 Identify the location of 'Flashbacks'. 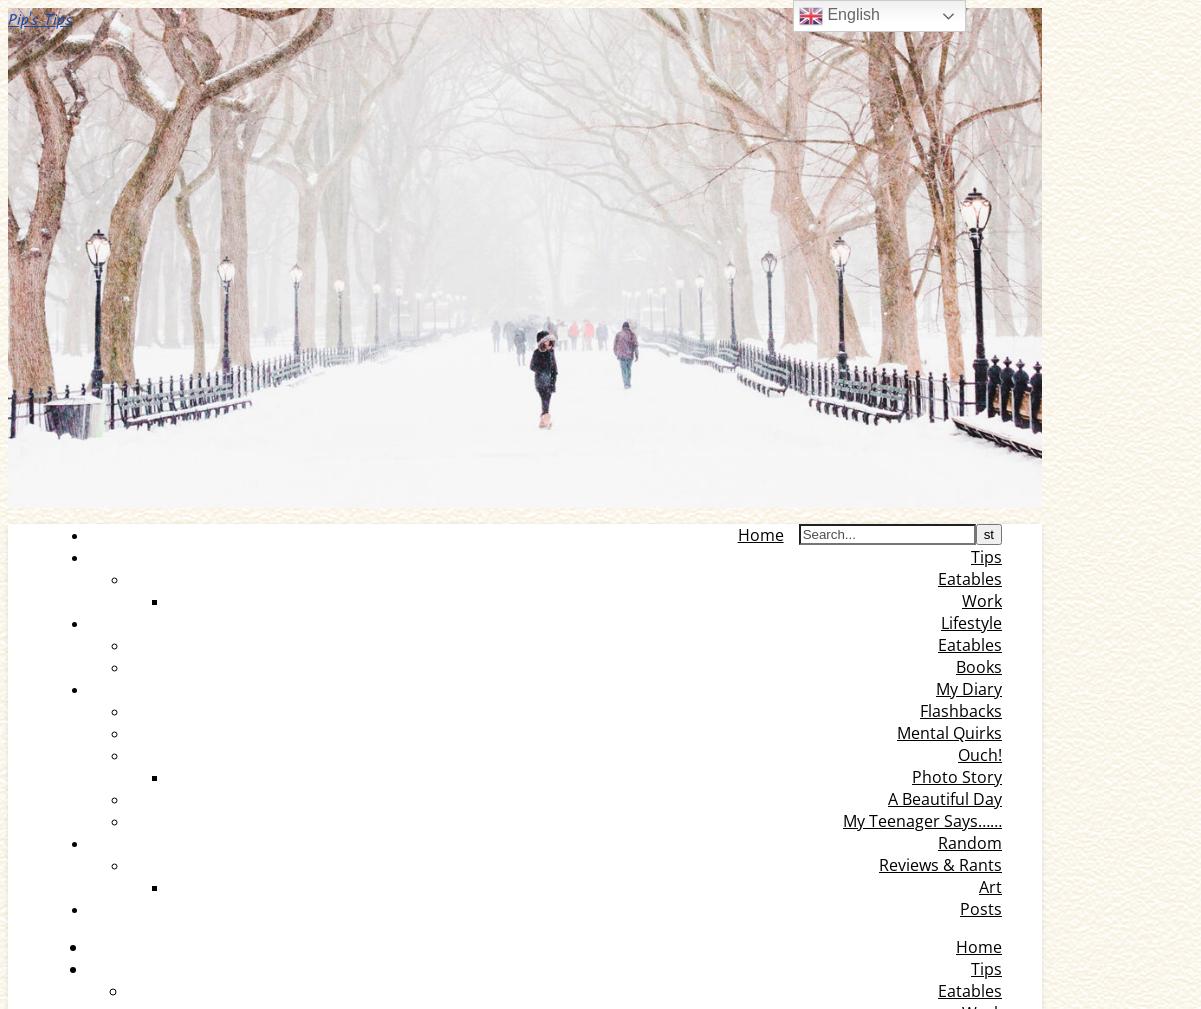
(961, 711).